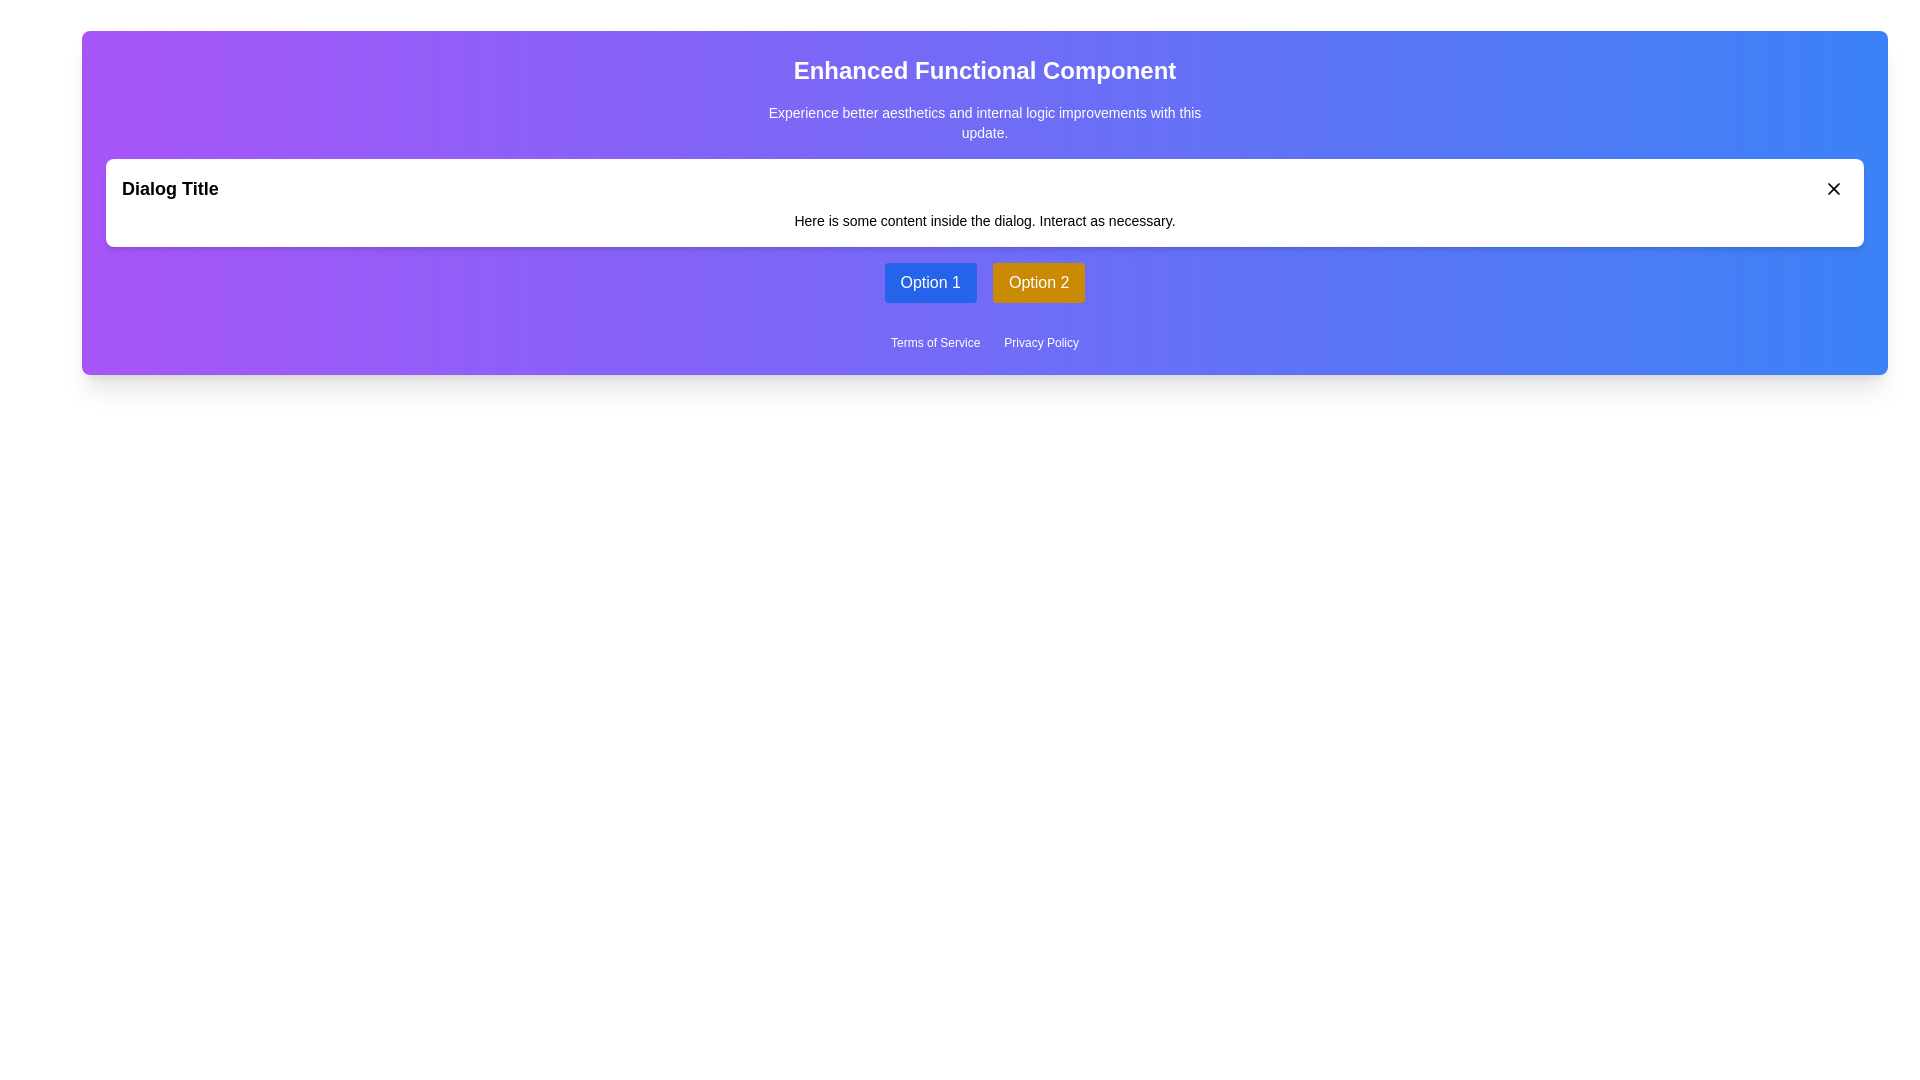  What do you see at coordinates (1833, 189) in the screenshot?
I see `the black diagonal cross icon in the top-right corner of the dialog box` at bounding box center [1833, 189].